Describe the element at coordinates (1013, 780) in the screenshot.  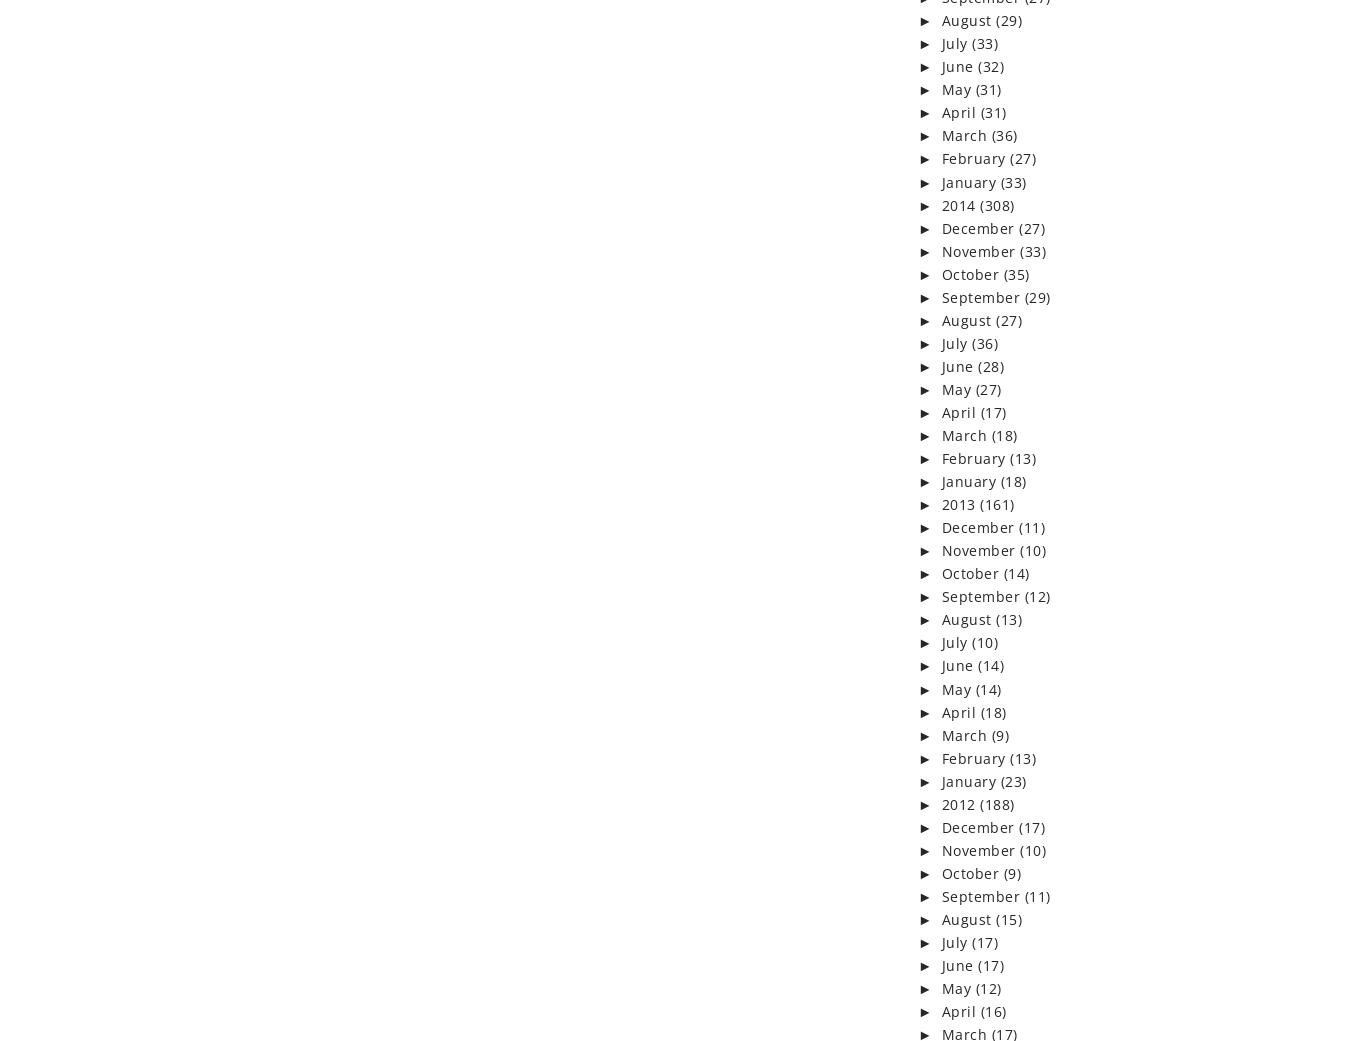
I see `'(23)'` at that location.